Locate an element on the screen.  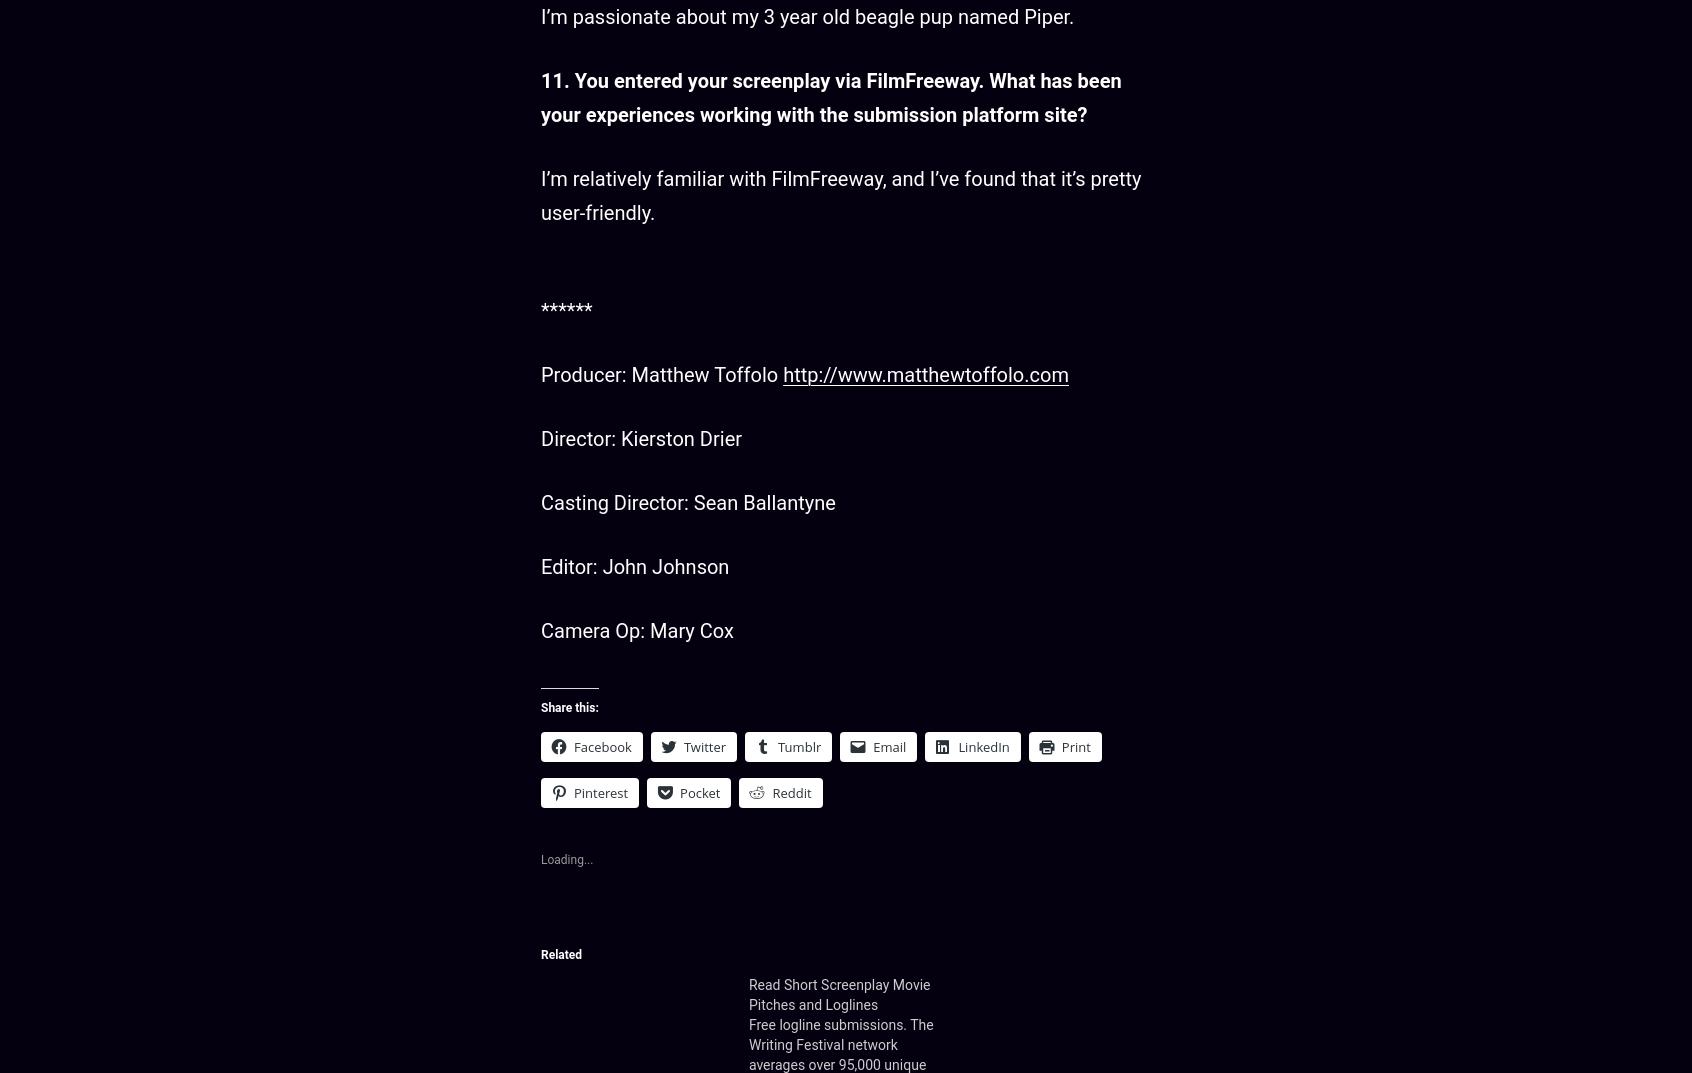
'Producer: Matthew Toffolo' is located at coordinates (662, 374).